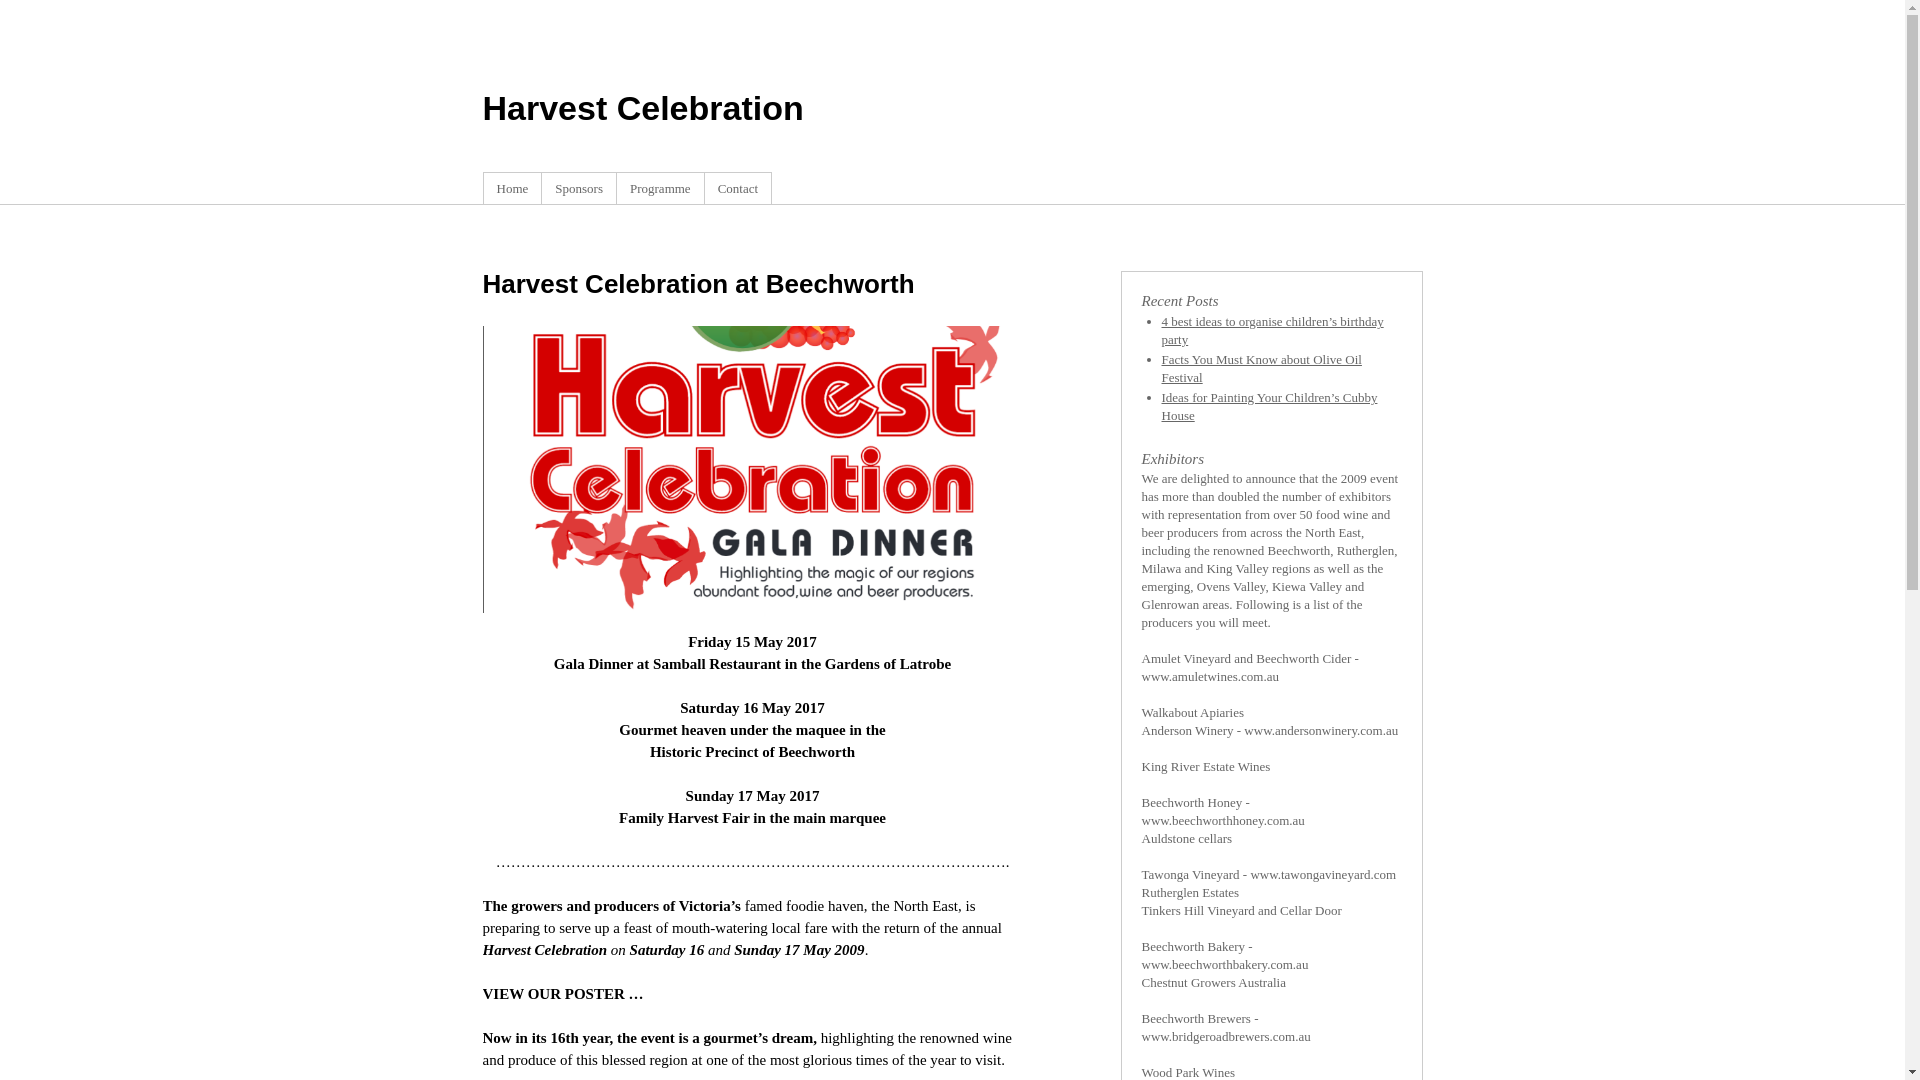 The height and width of the screenshot is (1080, 1920). Describe the element at coordinates (578, 188) in the screenshot. I see `'Sponsors'` at that location.